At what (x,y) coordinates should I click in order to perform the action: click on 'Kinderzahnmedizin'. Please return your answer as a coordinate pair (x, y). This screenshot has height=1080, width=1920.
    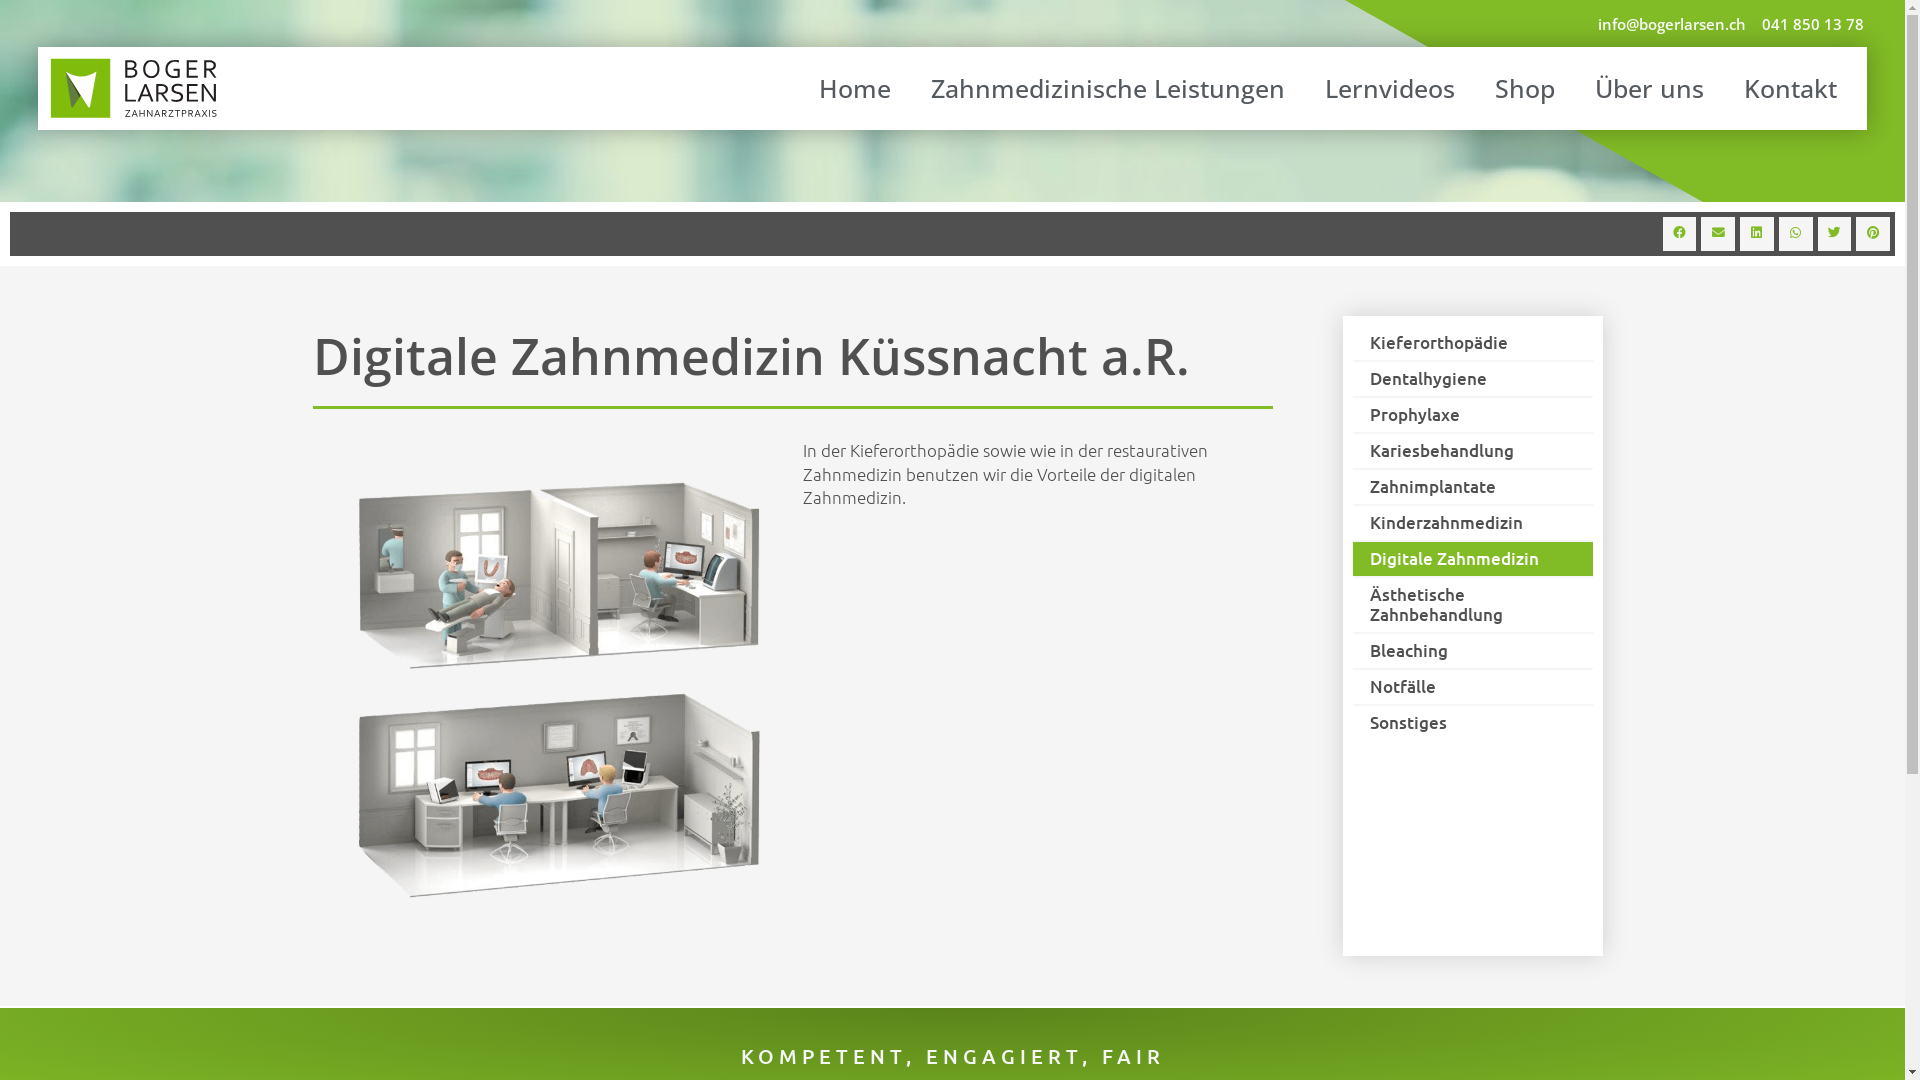
    Looking at the image, I should click on (1472, 522).